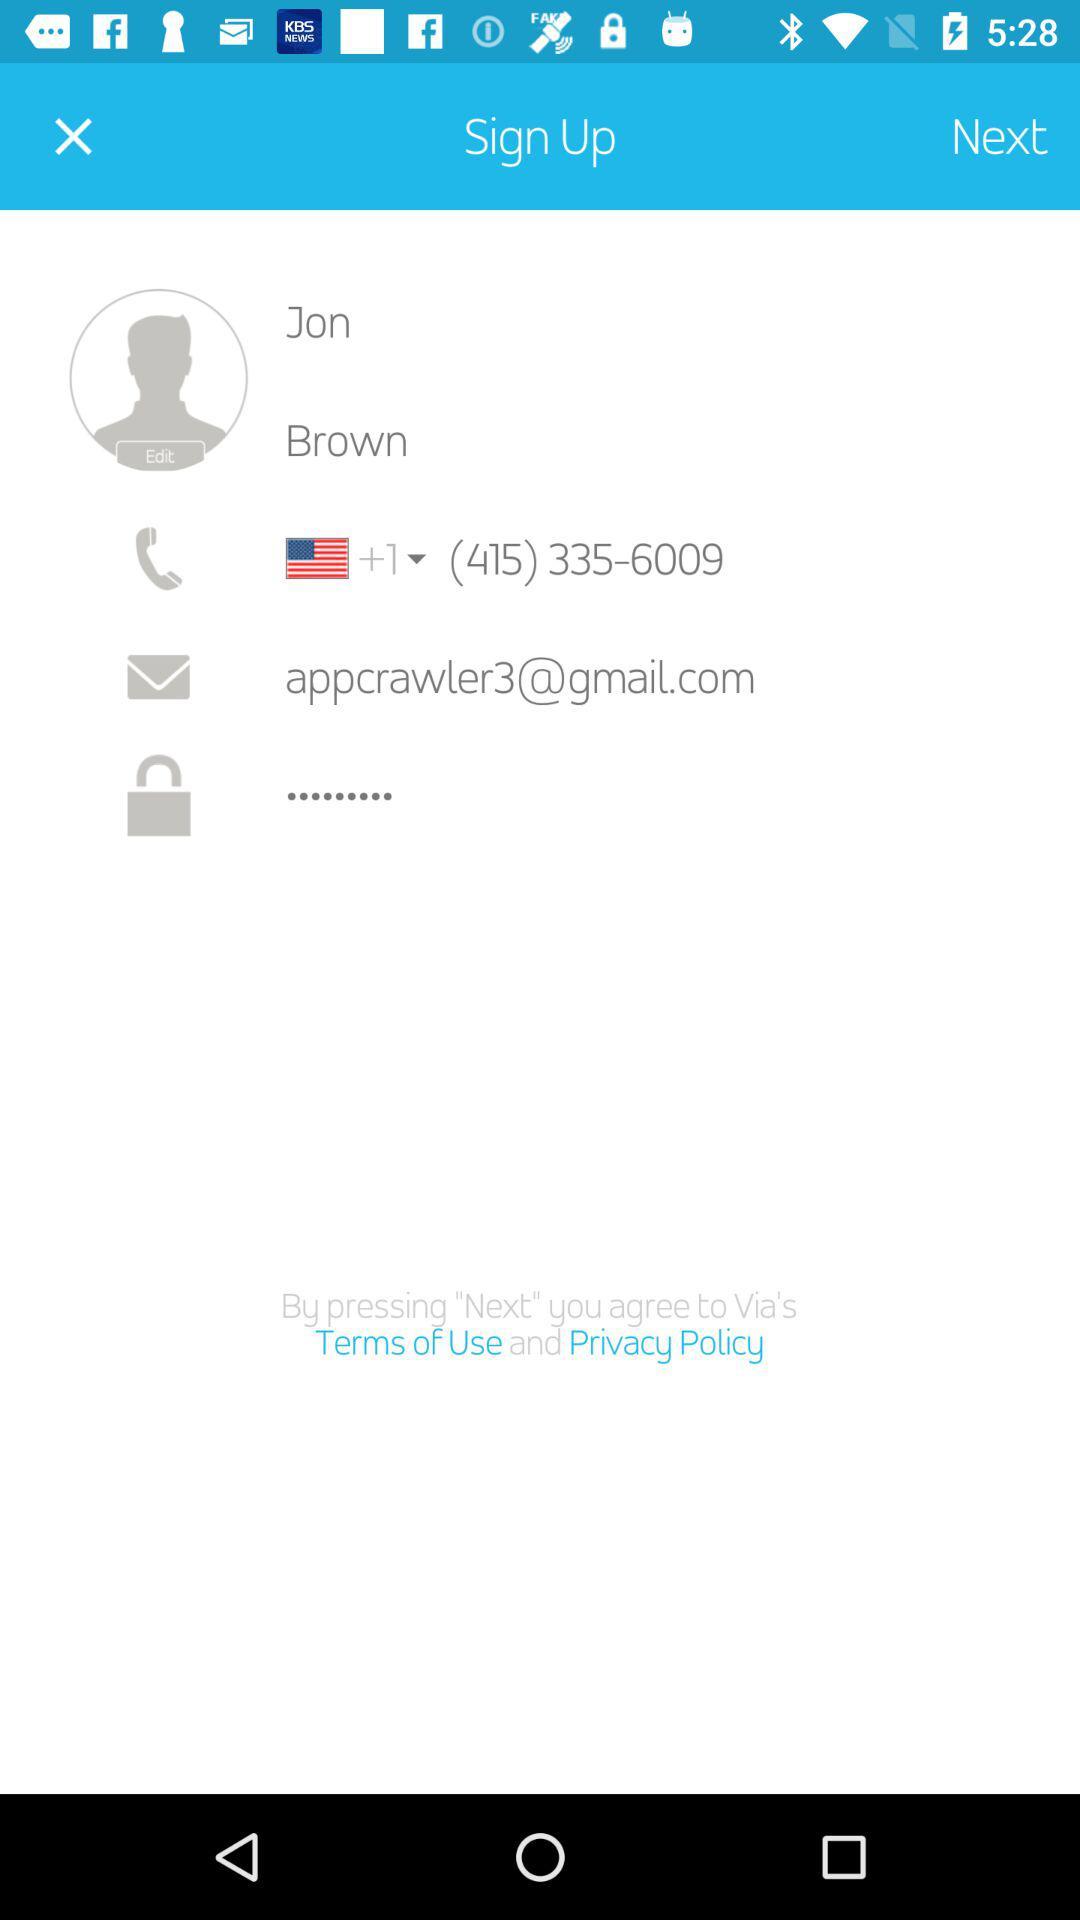 Image resolution: width=1080 pixels, height=1920 pixels. Describe the element at coordinates (341, 558) in the screenshot. I see `item above the appcrawler3@gmail.com` at that location.